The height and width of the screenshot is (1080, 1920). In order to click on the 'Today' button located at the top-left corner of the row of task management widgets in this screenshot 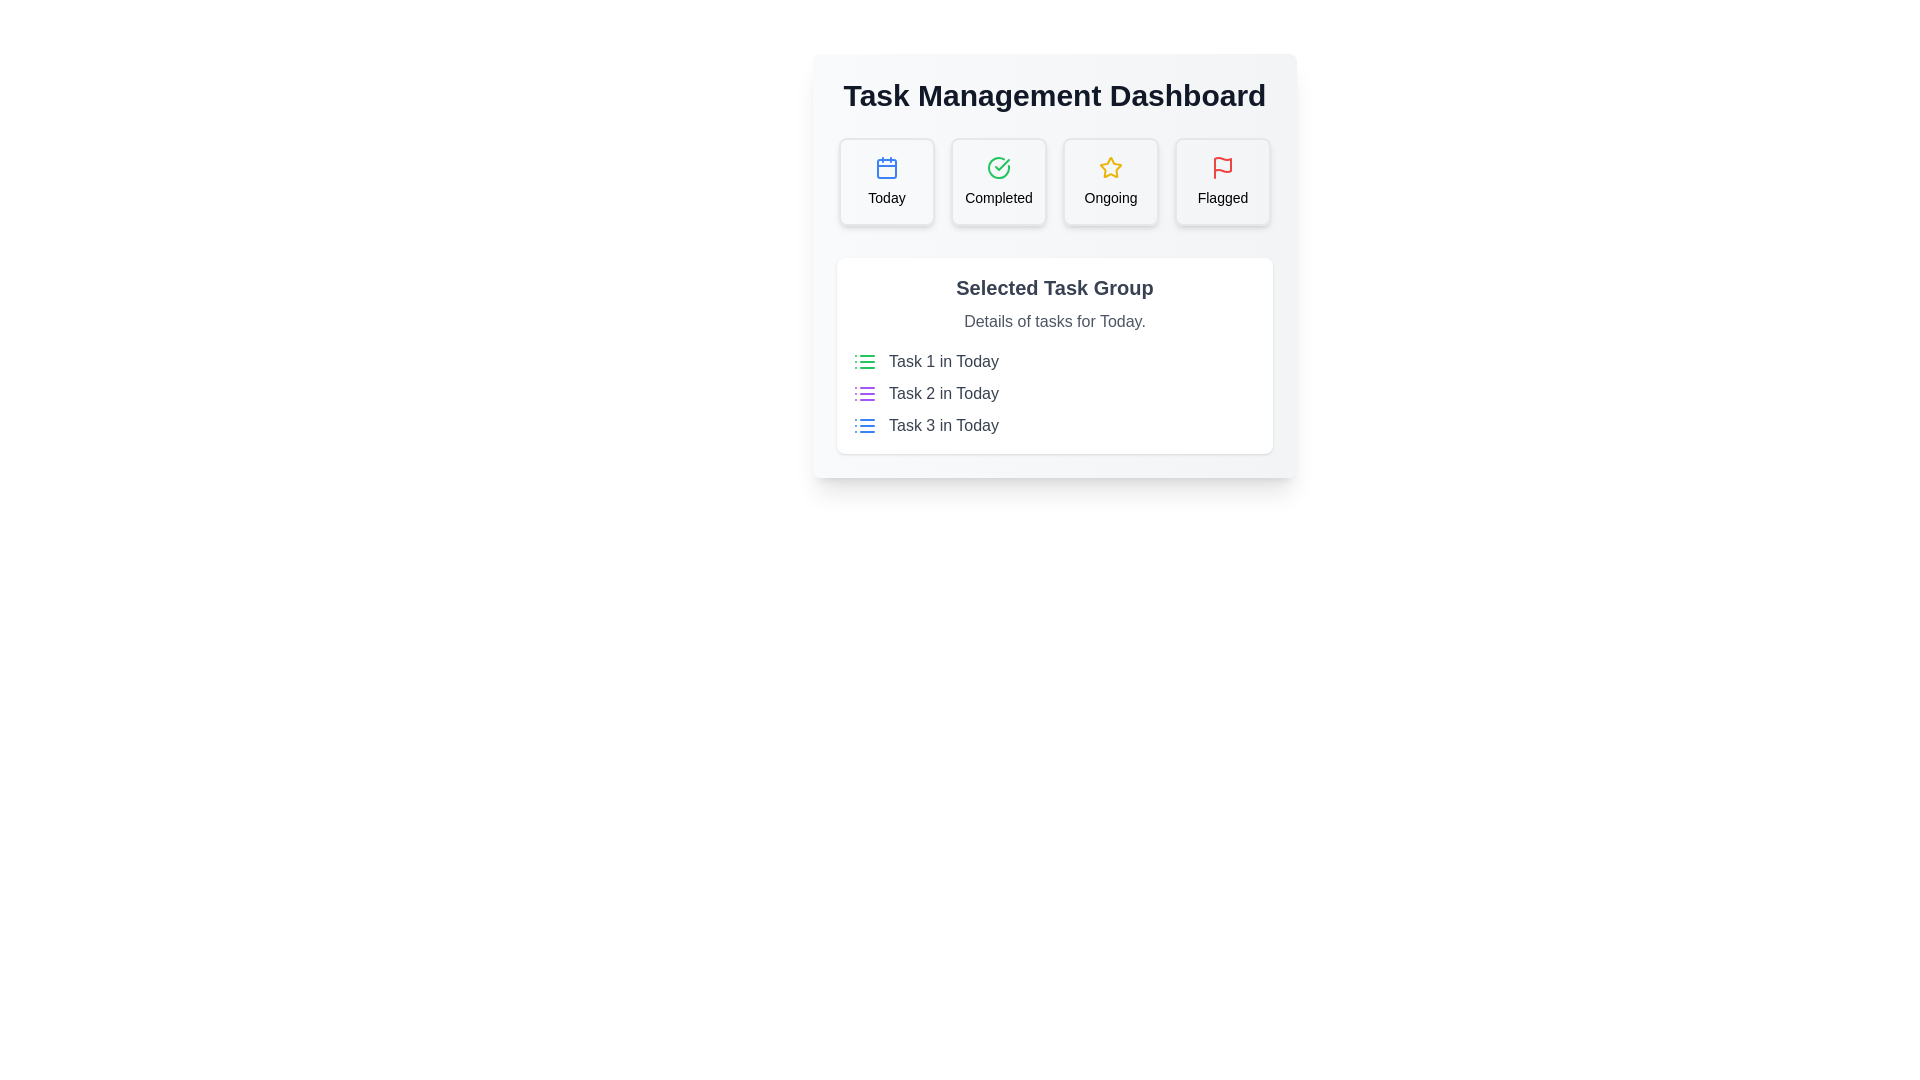, I will do `click(886, 181)`.